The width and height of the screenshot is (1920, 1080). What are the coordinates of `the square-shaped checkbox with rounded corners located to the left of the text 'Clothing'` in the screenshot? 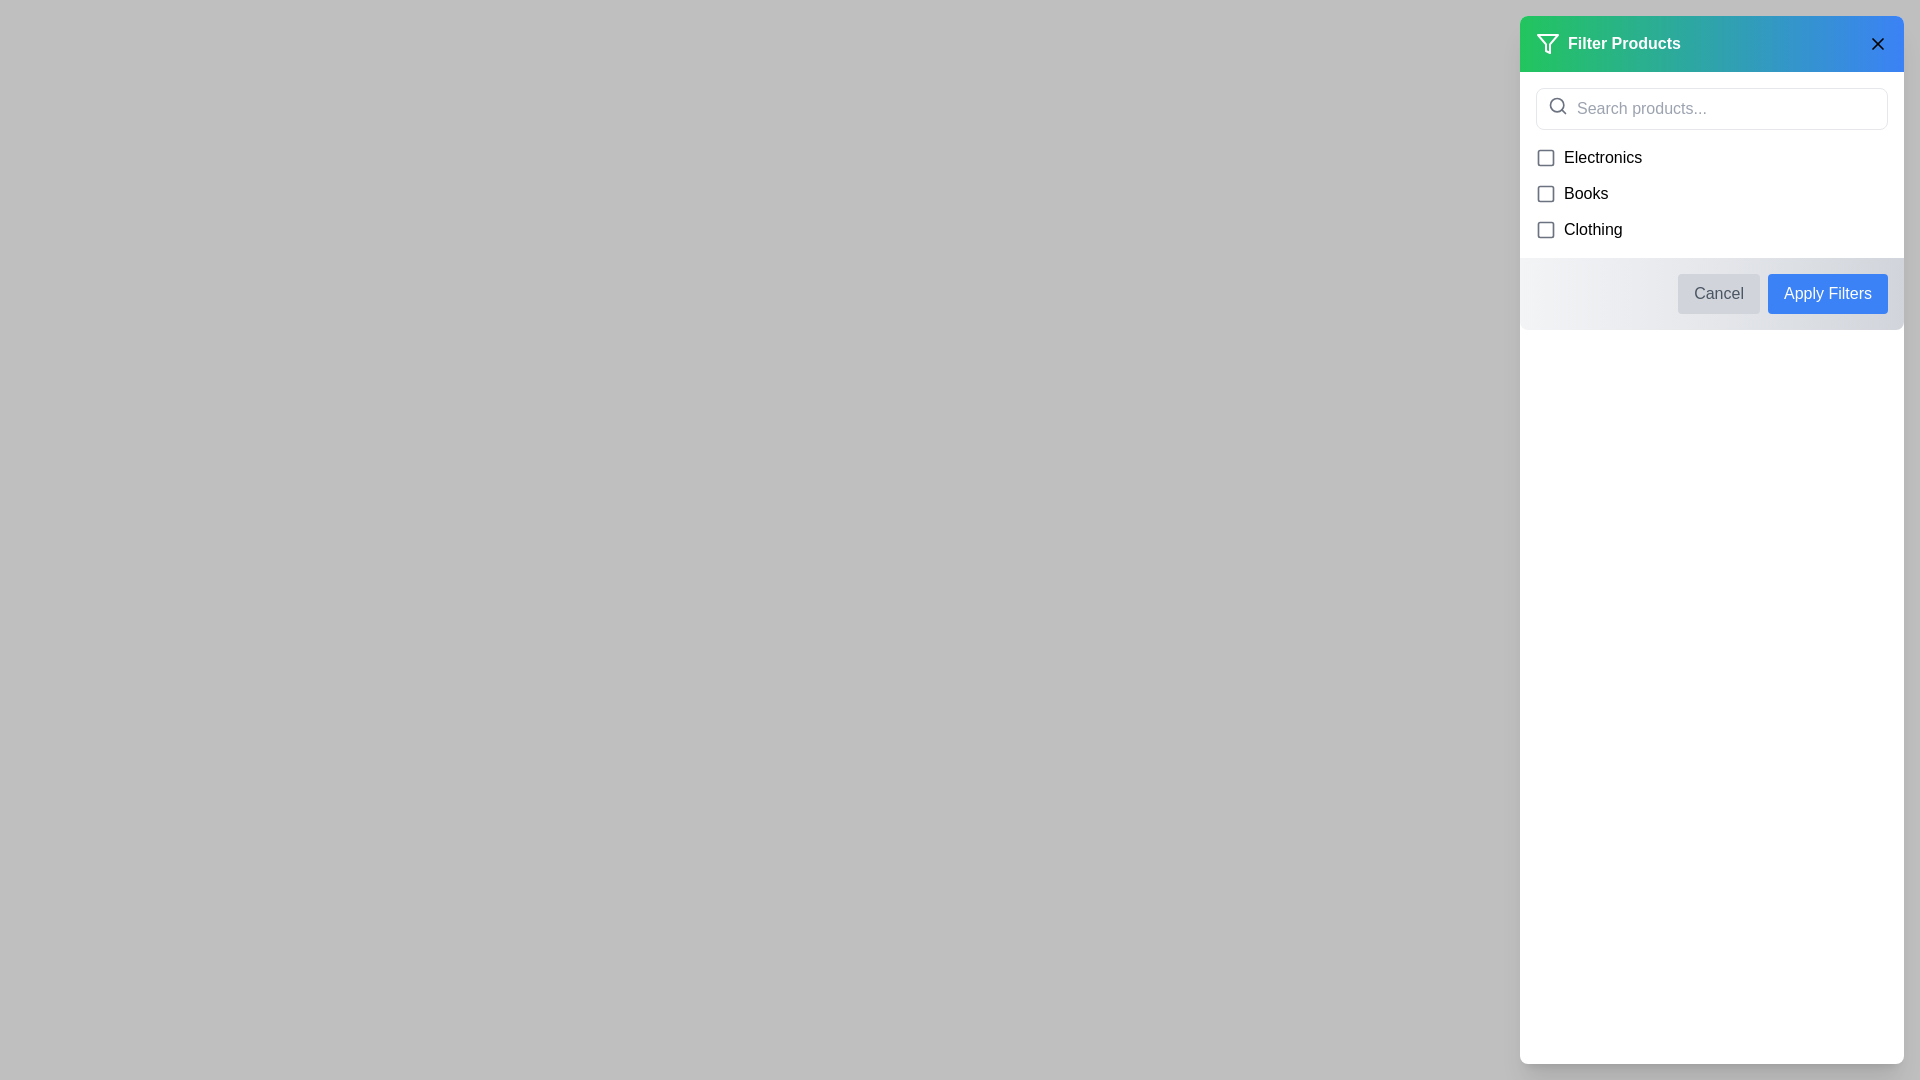 It's located at (1544, 229).